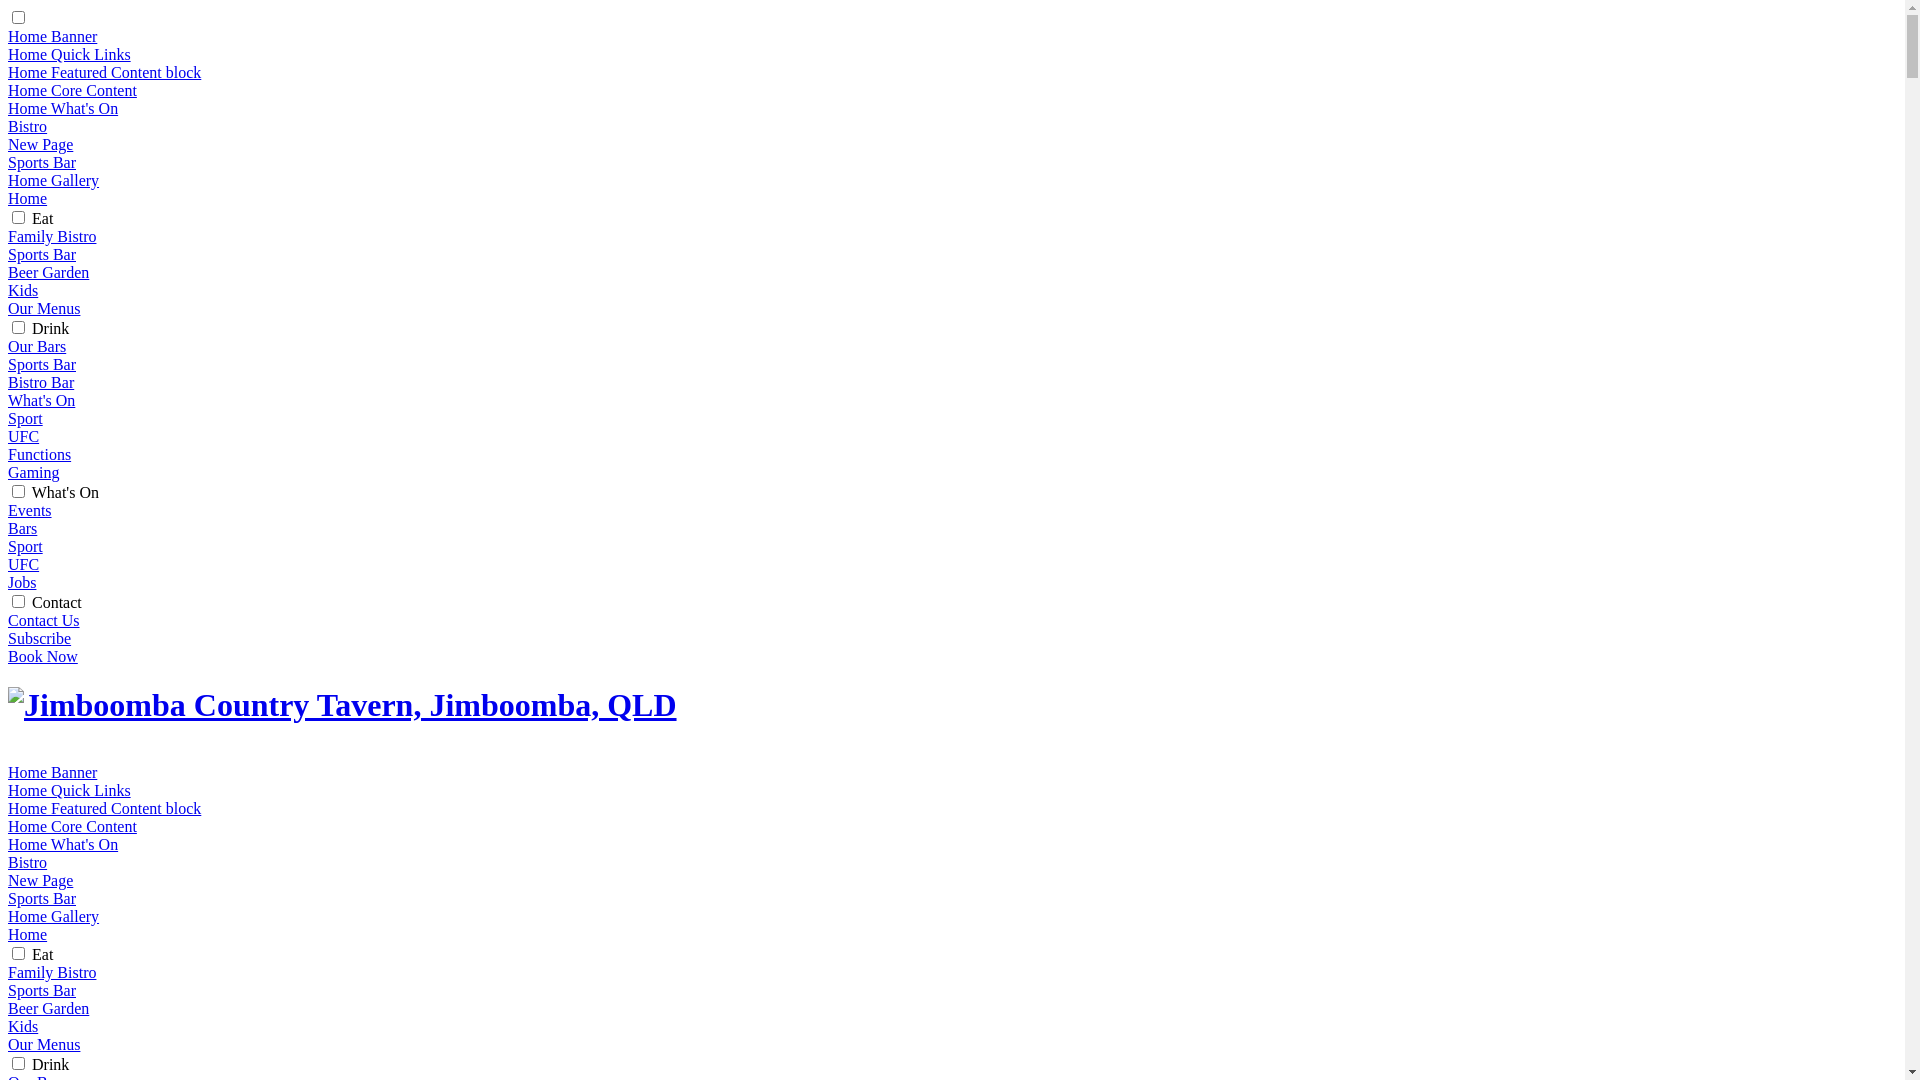 The height and width of the screenshot is (1080, 1920). Describe the element at coordinates (33, 472) in the screenshot. I see `'Gaming'` at that location.